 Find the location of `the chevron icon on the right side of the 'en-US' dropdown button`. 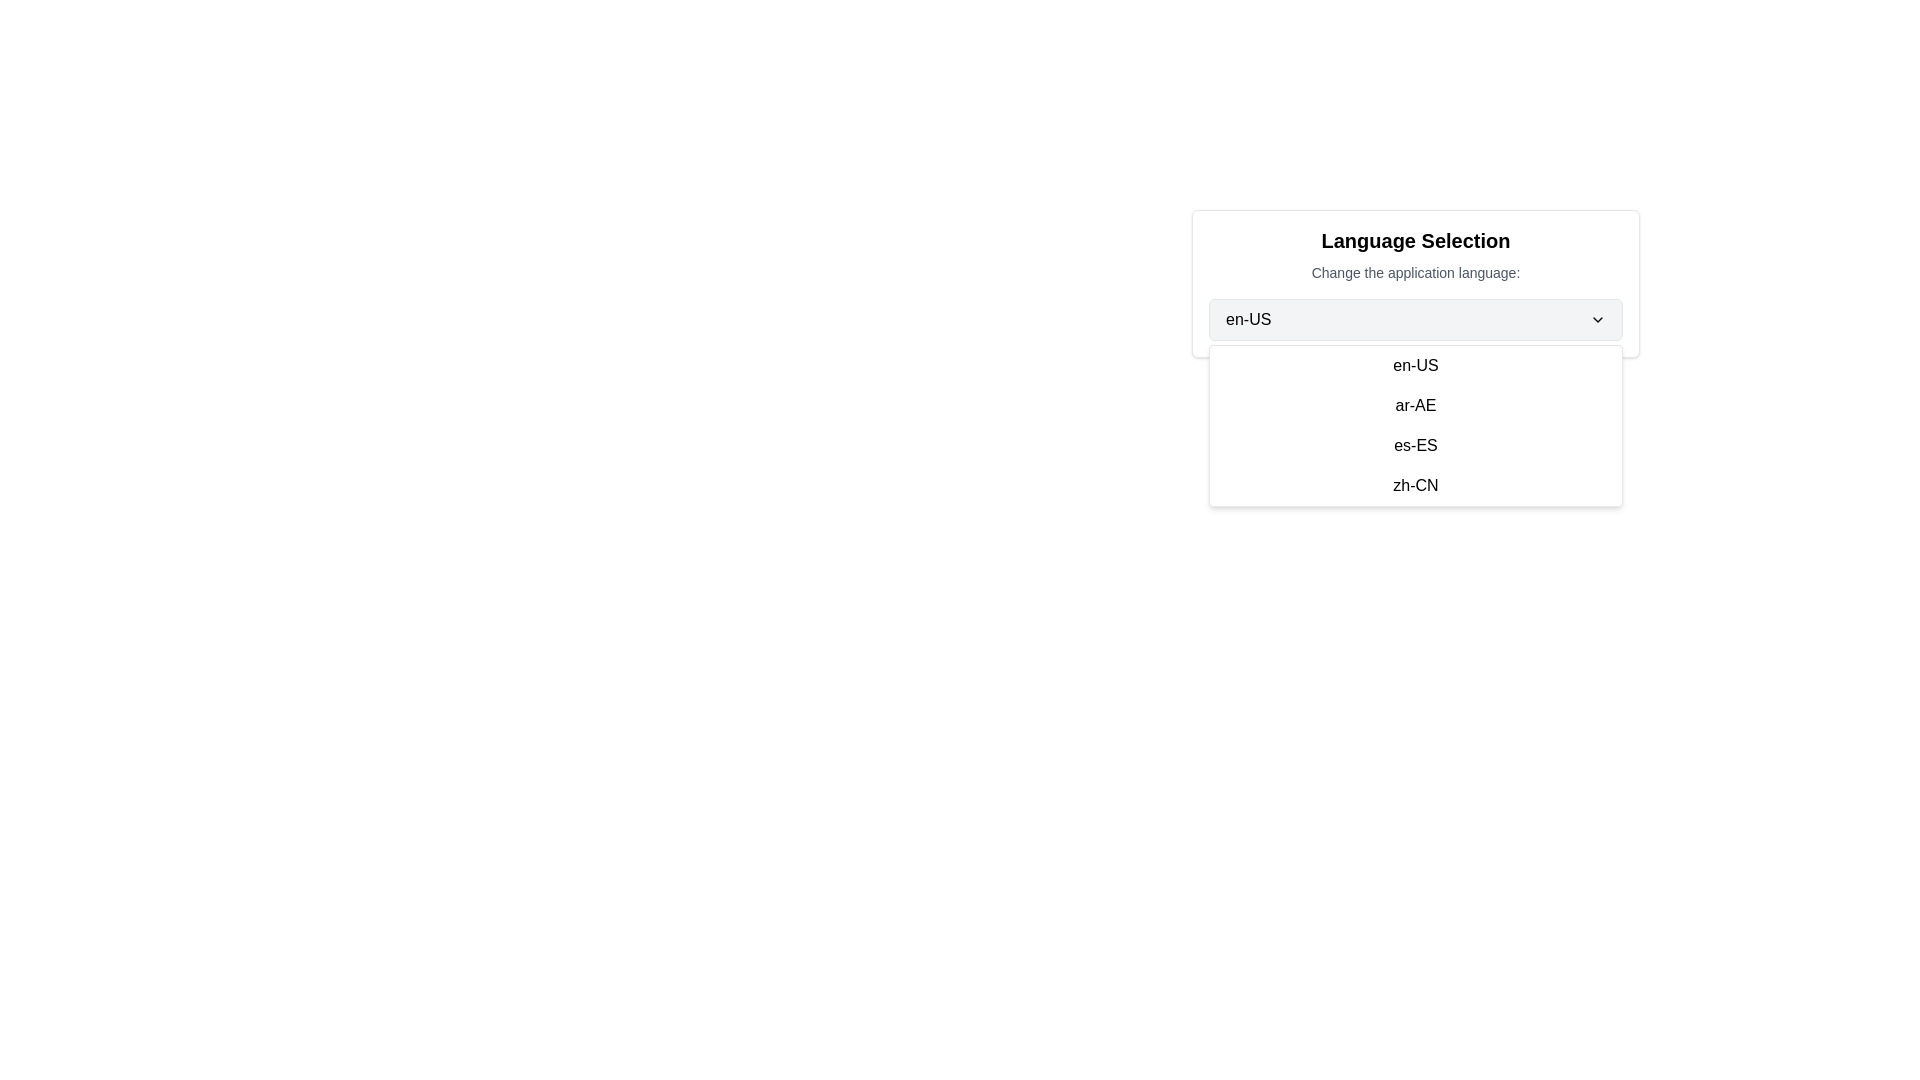

the chevron icon on the right side of the 'en-US' dropdown button is located at coordinates (1597, 319).